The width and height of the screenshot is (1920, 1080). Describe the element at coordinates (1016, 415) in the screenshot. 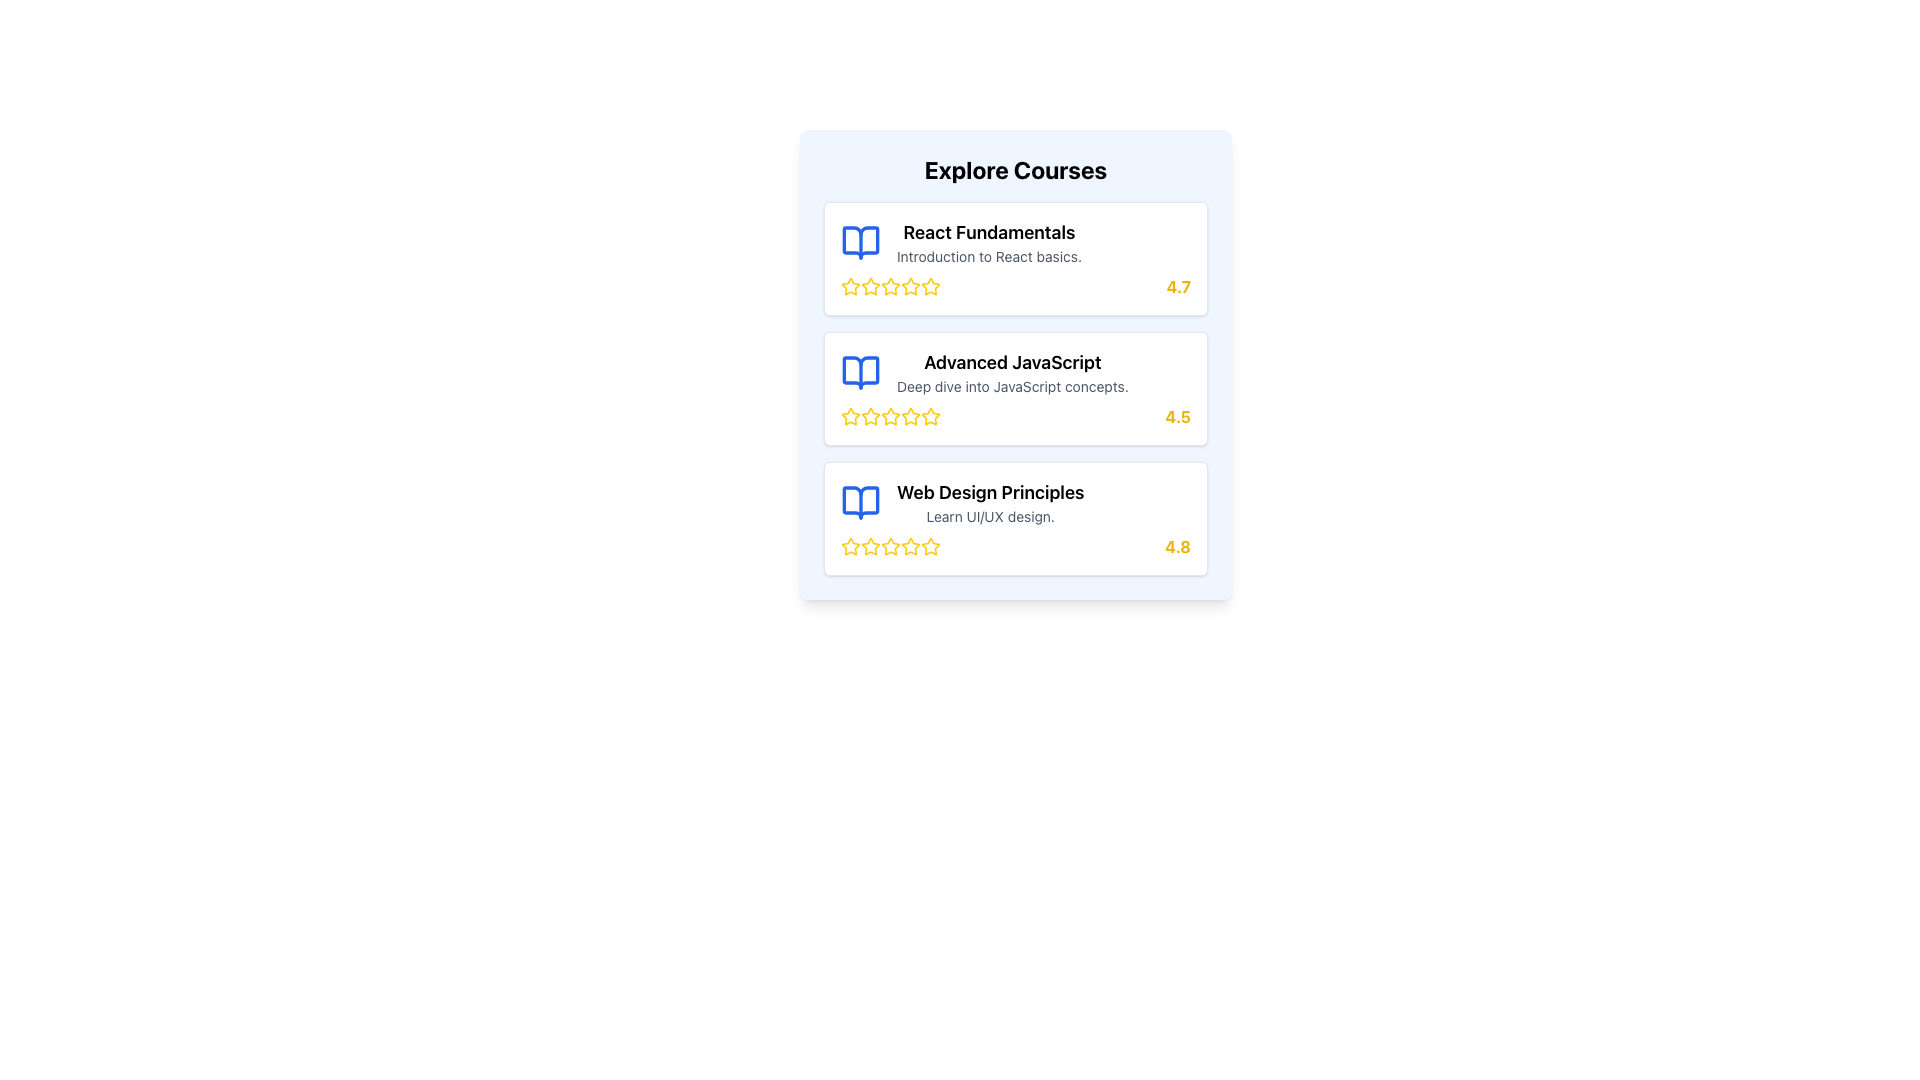

I see `the rating display of the 'Advanced JavaScript' course, which is located in the second course card, below the course subtitle and next to the yellow stars` at that location.